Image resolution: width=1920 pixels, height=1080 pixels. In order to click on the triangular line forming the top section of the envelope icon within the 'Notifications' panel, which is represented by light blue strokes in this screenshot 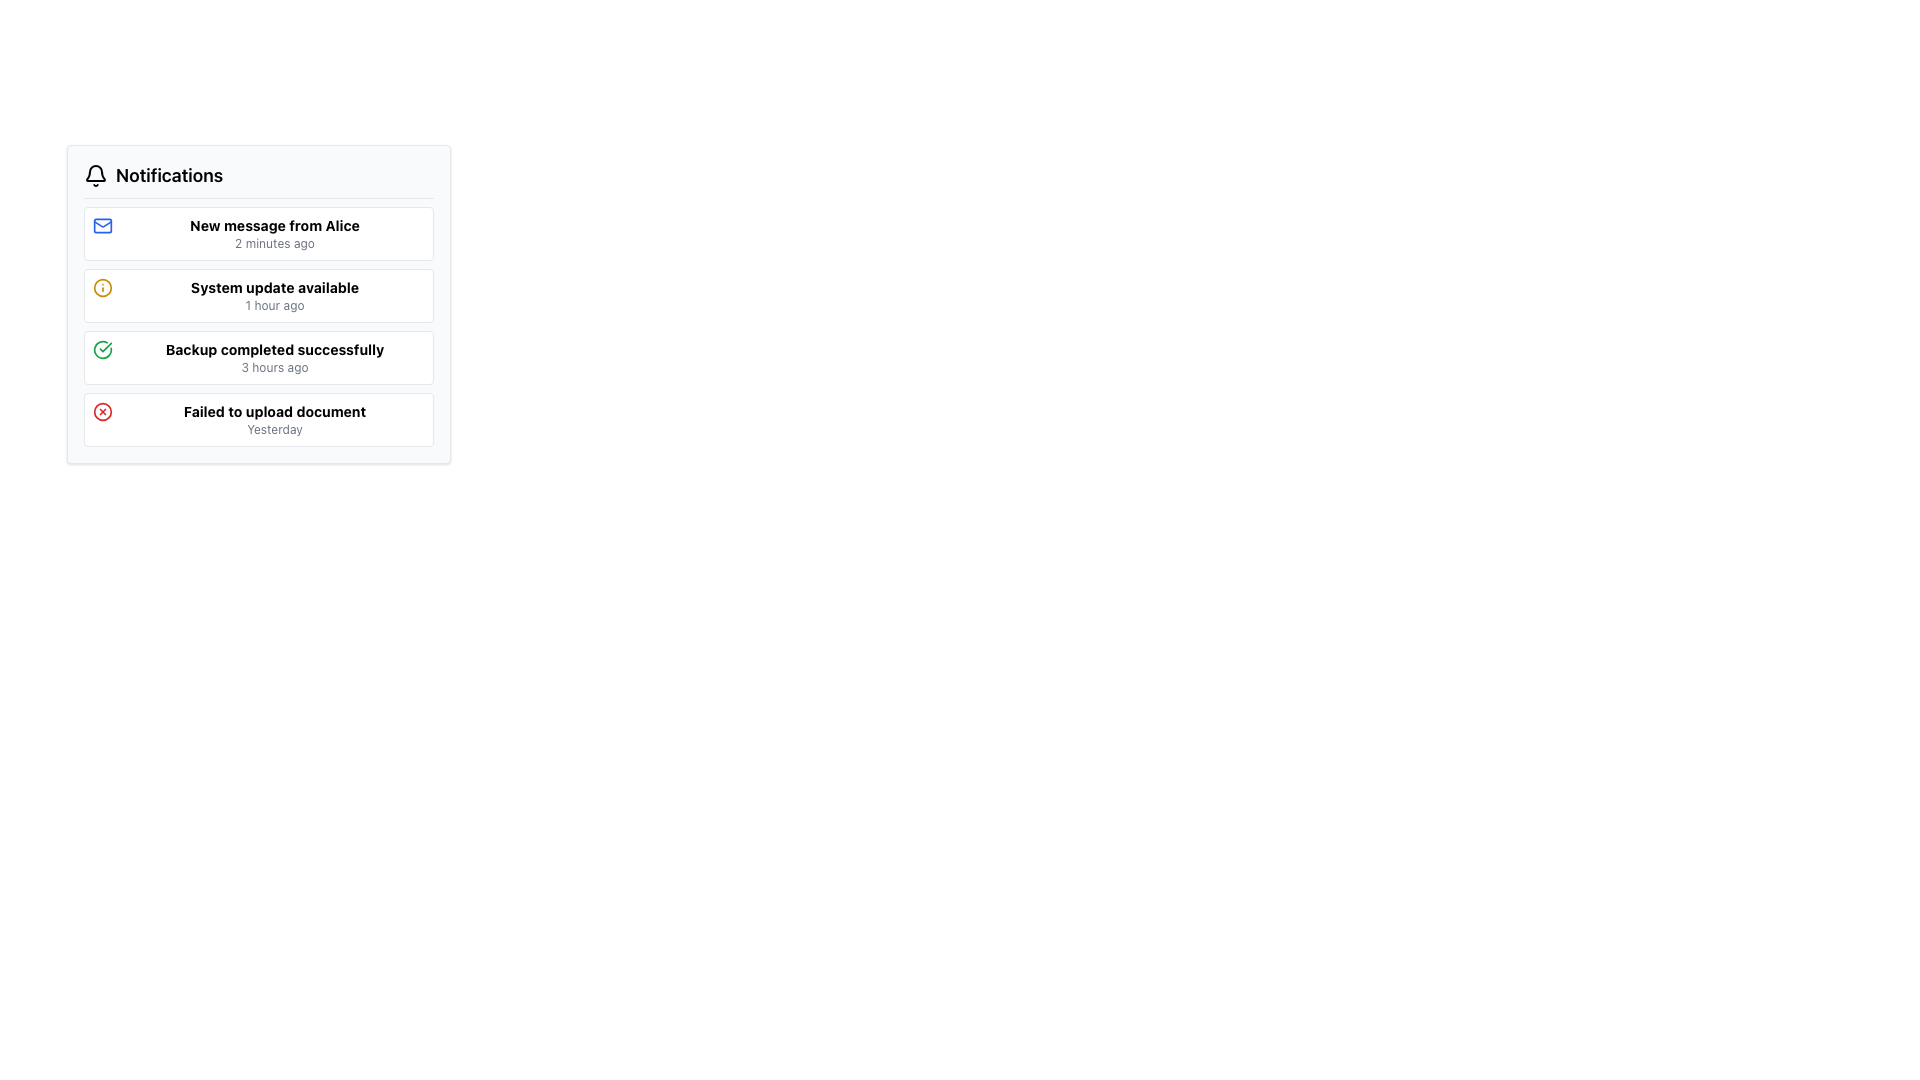, I will do `click(101, 223)`.